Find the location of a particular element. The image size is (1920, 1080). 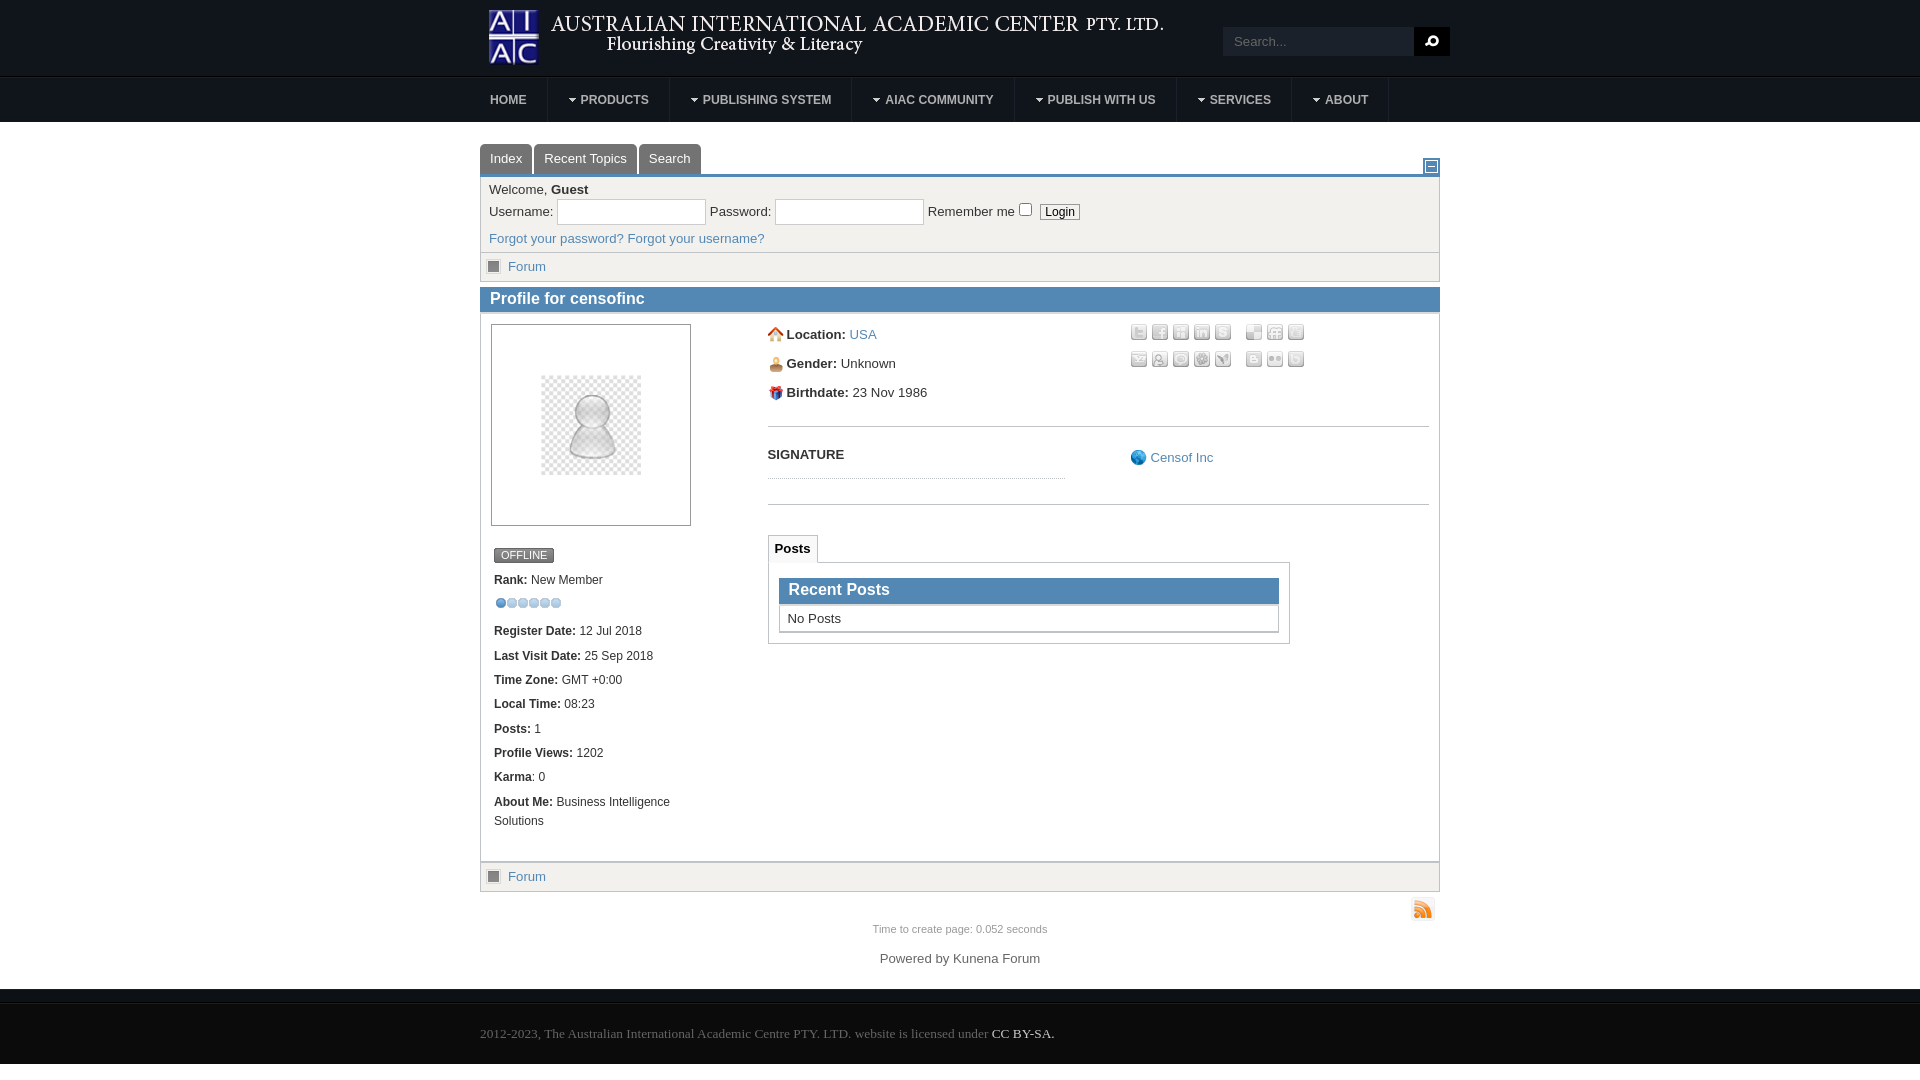

'Forum' is located at coordinates (527, 265).